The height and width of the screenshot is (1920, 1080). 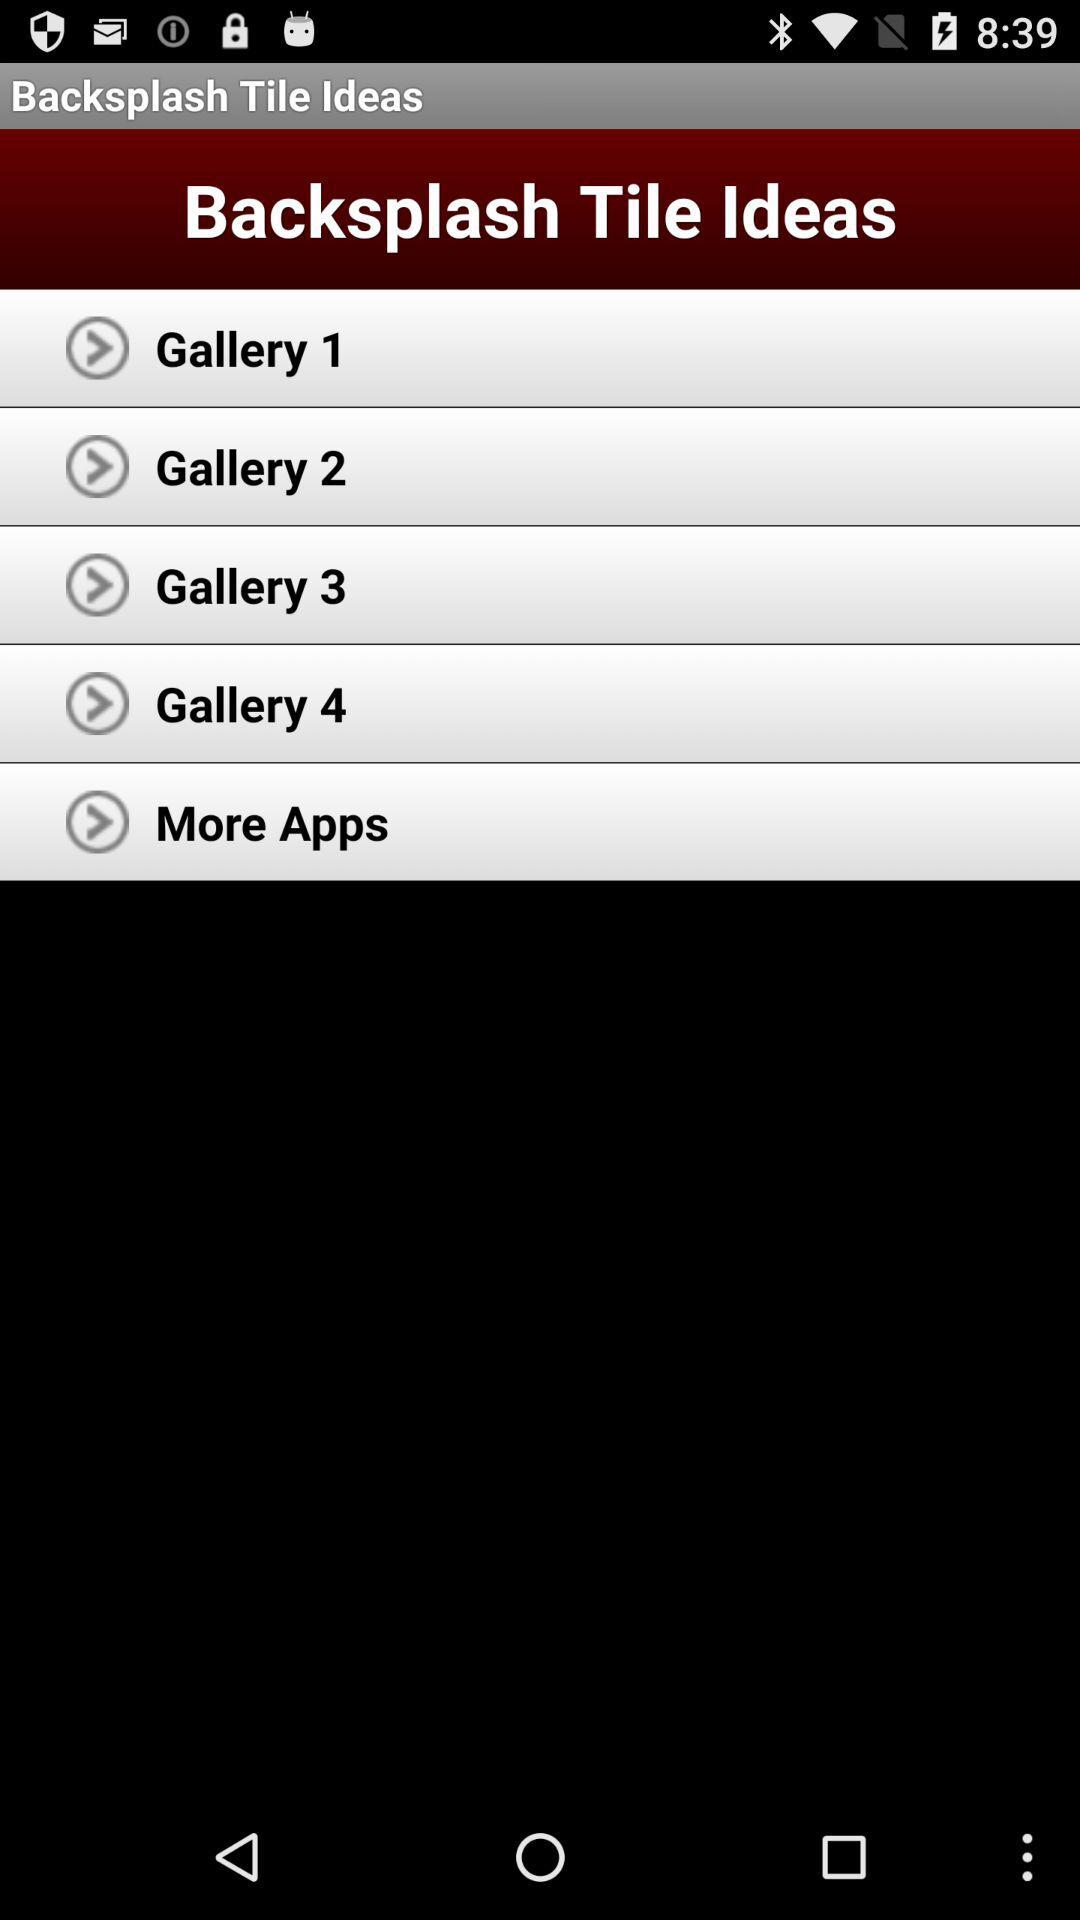 I want to click on item above gallery 3 item, so click(x=250, y=465).